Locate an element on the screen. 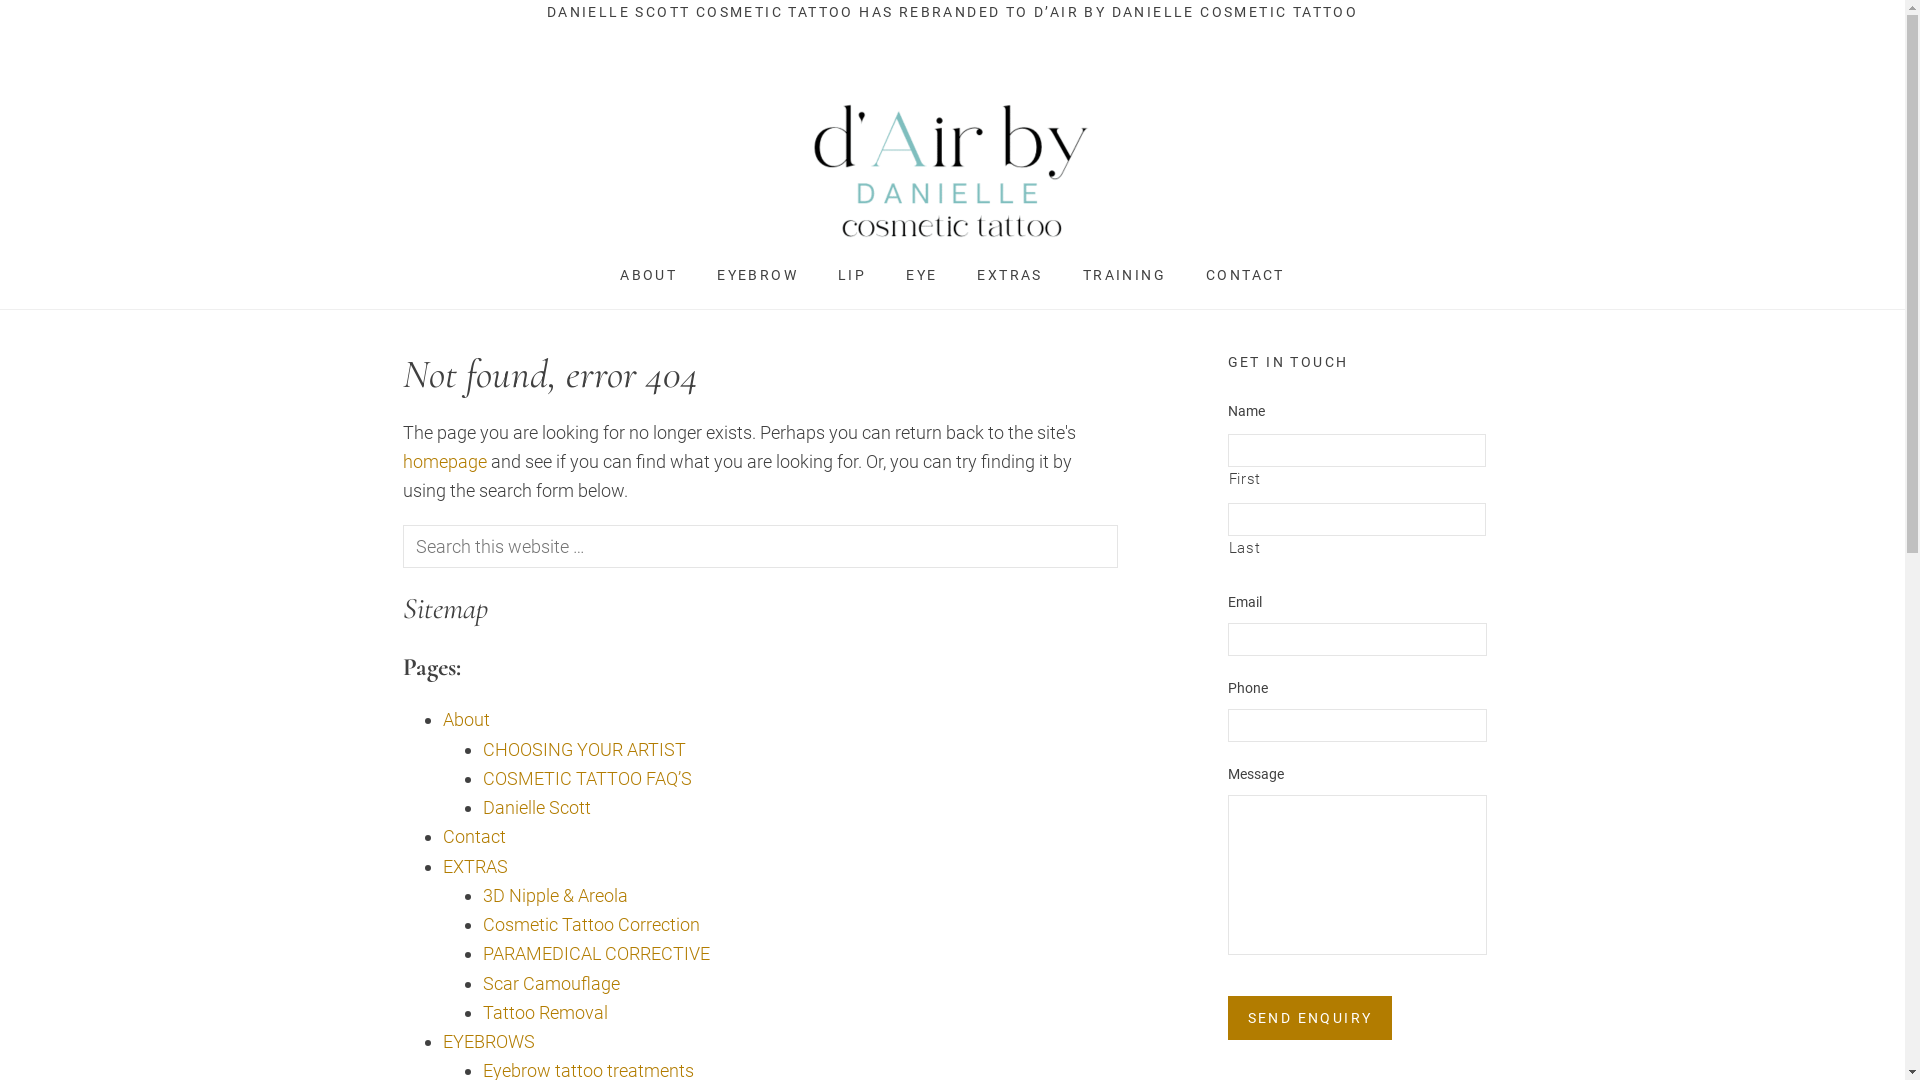 Image resolution: width=1920 pixels, height=1080 pixels. 'EYE' is located at coordinates (920, 275).